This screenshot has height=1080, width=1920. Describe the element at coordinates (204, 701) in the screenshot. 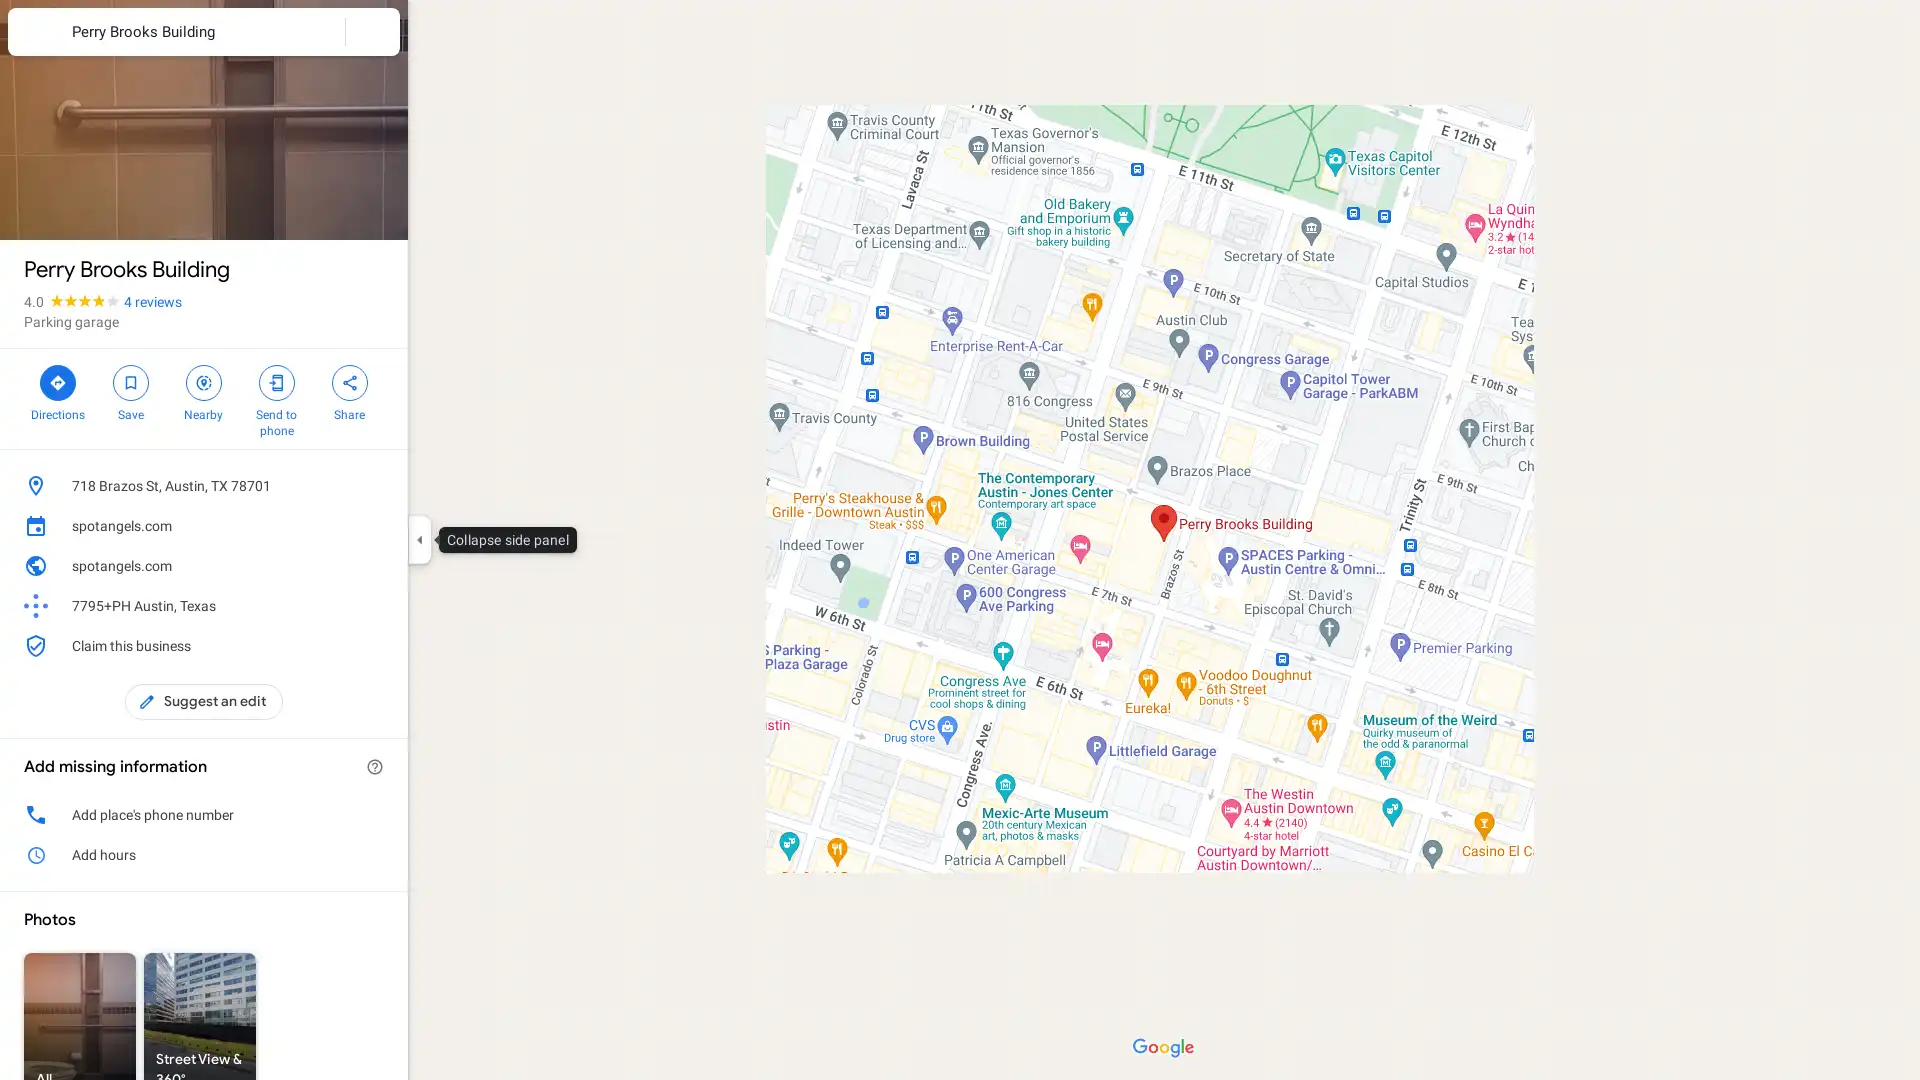

I see `Suggest an edit` at that location.